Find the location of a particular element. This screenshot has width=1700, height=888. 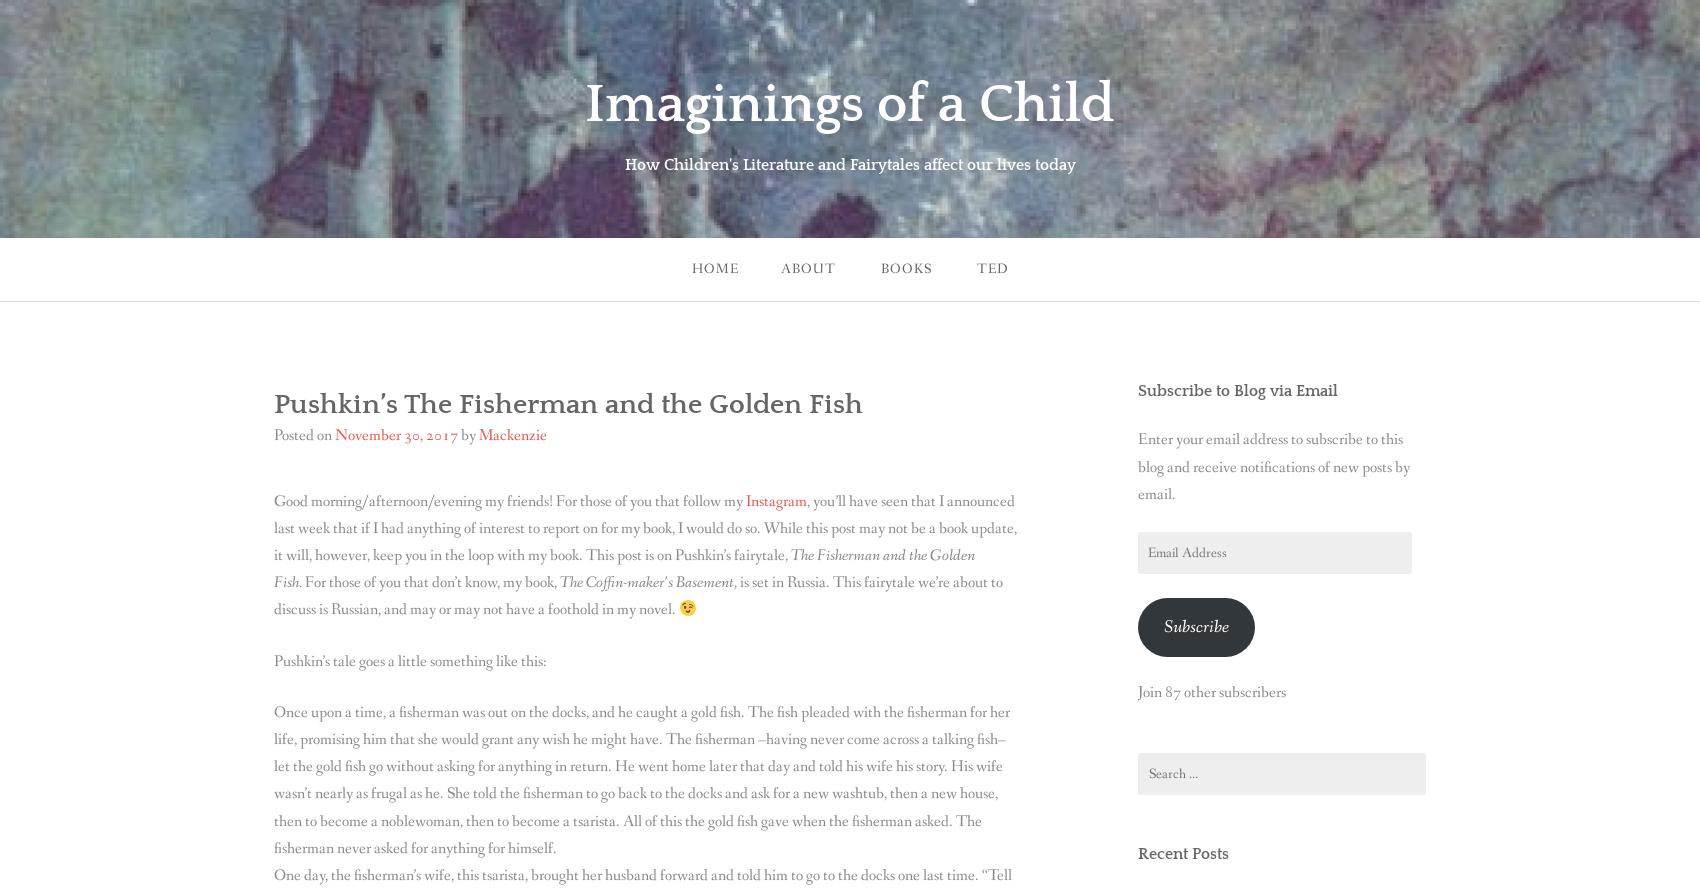

'For those of you that don’t know, my book,' is located at coordinates (432, 582).